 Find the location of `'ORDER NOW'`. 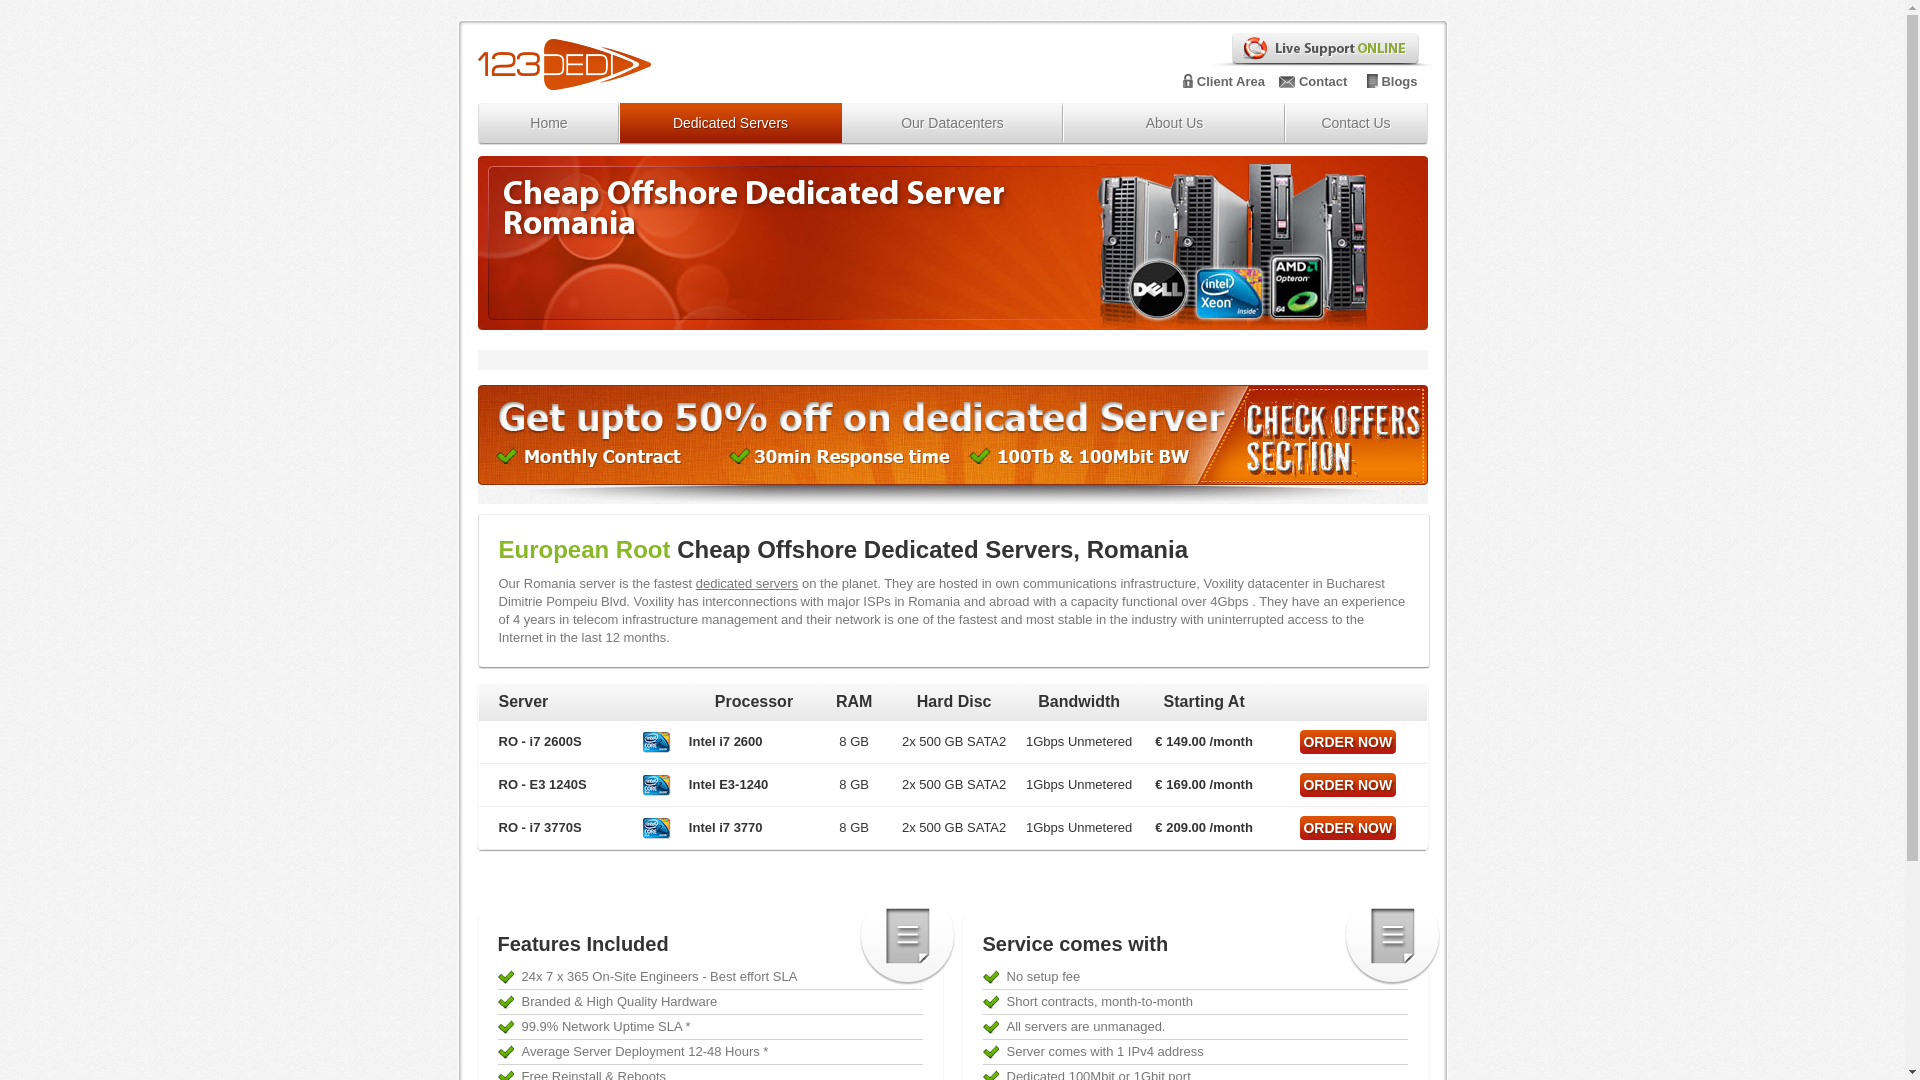

'ORDER NOW' is located at coordinates (1300, 741).